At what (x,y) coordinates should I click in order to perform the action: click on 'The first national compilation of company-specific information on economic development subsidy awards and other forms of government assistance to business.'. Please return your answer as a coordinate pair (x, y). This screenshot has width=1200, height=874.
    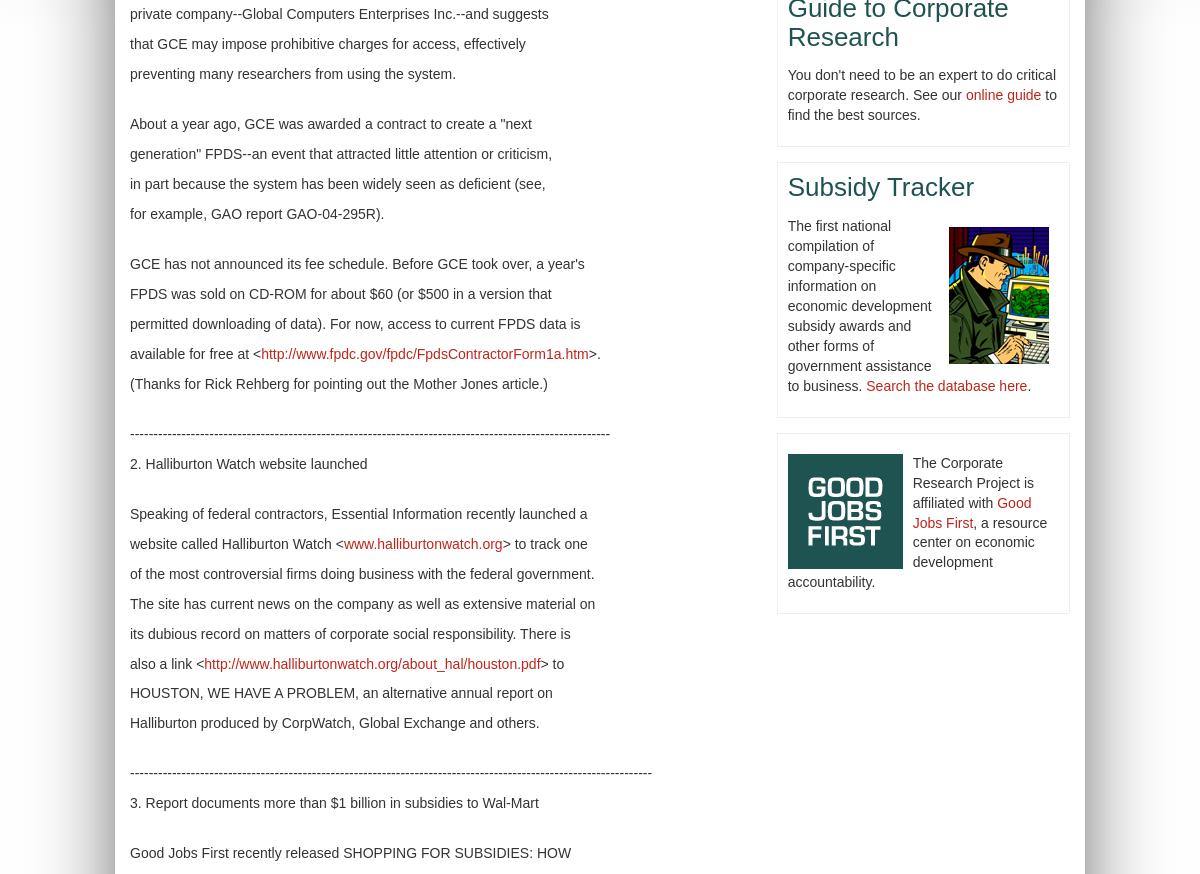
    Looking at the image, I should click on (857, 304).